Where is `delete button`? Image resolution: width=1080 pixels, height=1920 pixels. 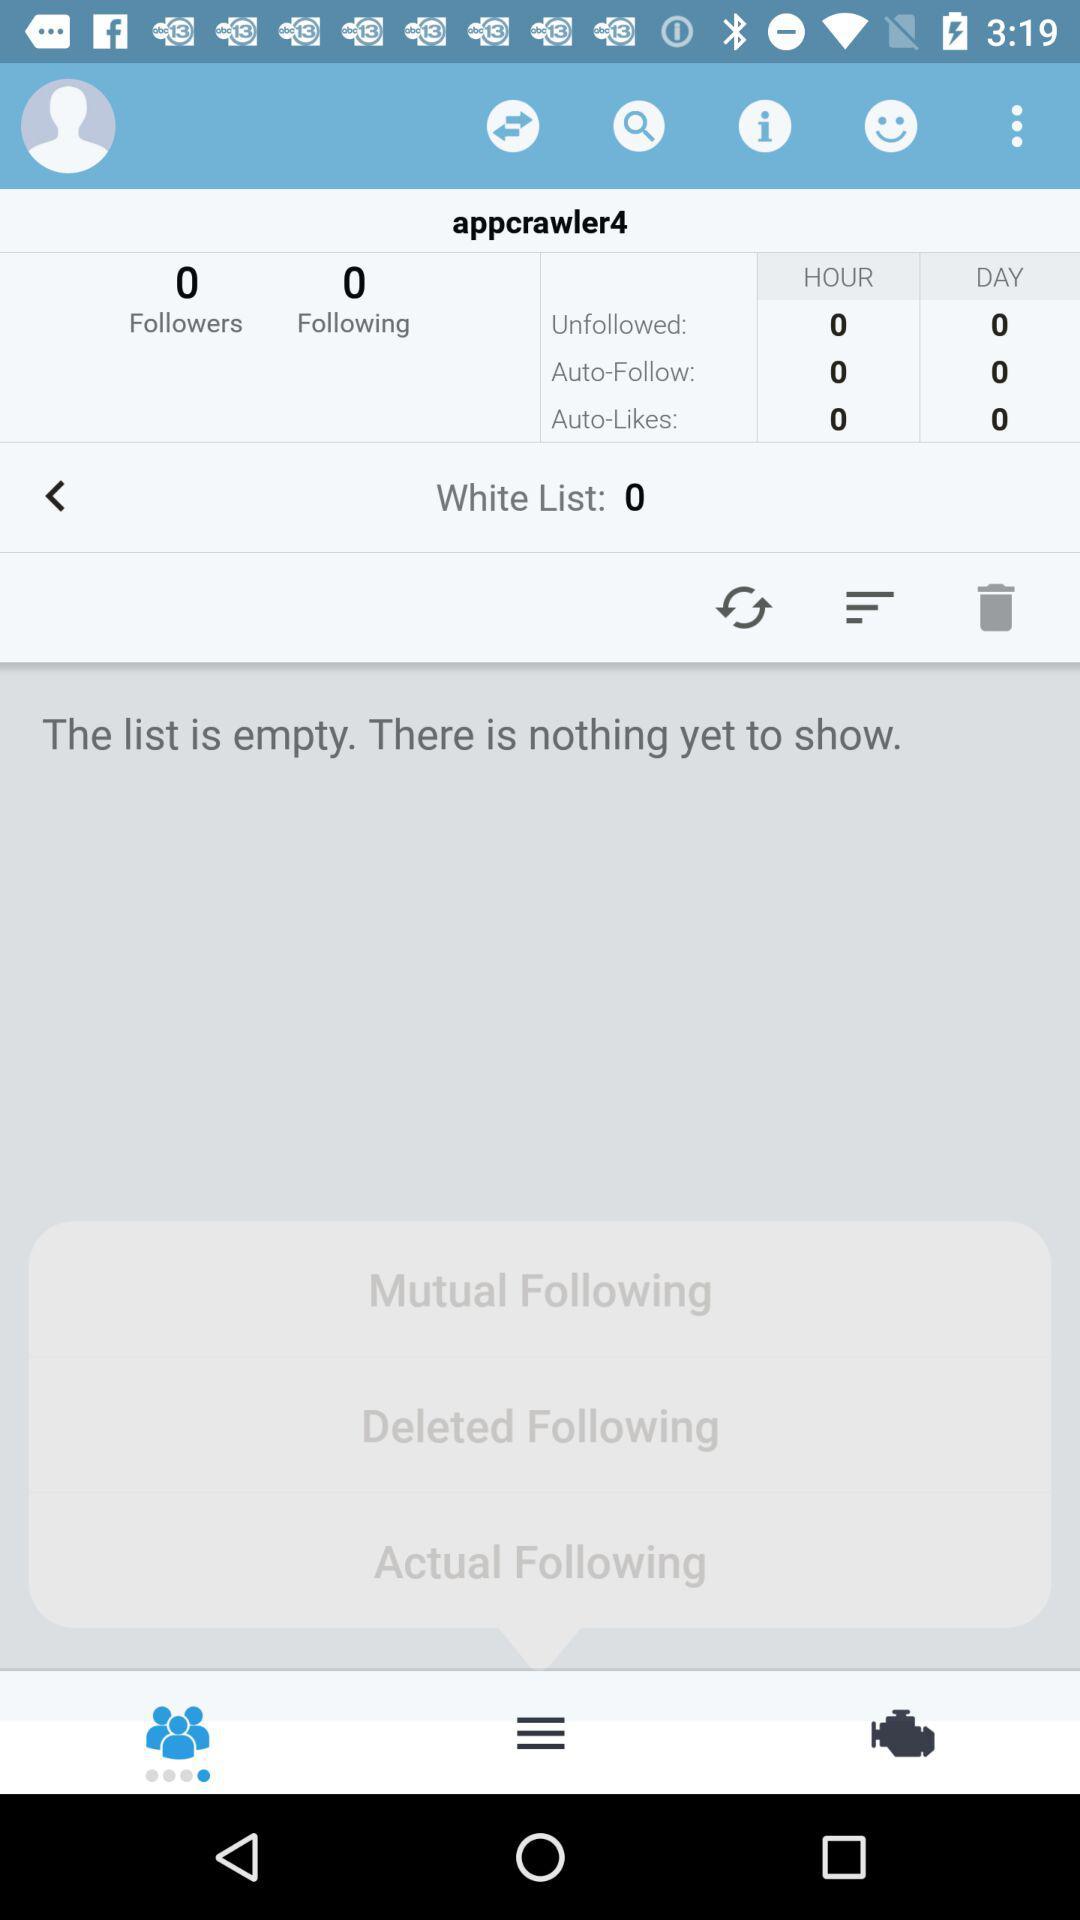 delete button is located at coordinates (995, 606).